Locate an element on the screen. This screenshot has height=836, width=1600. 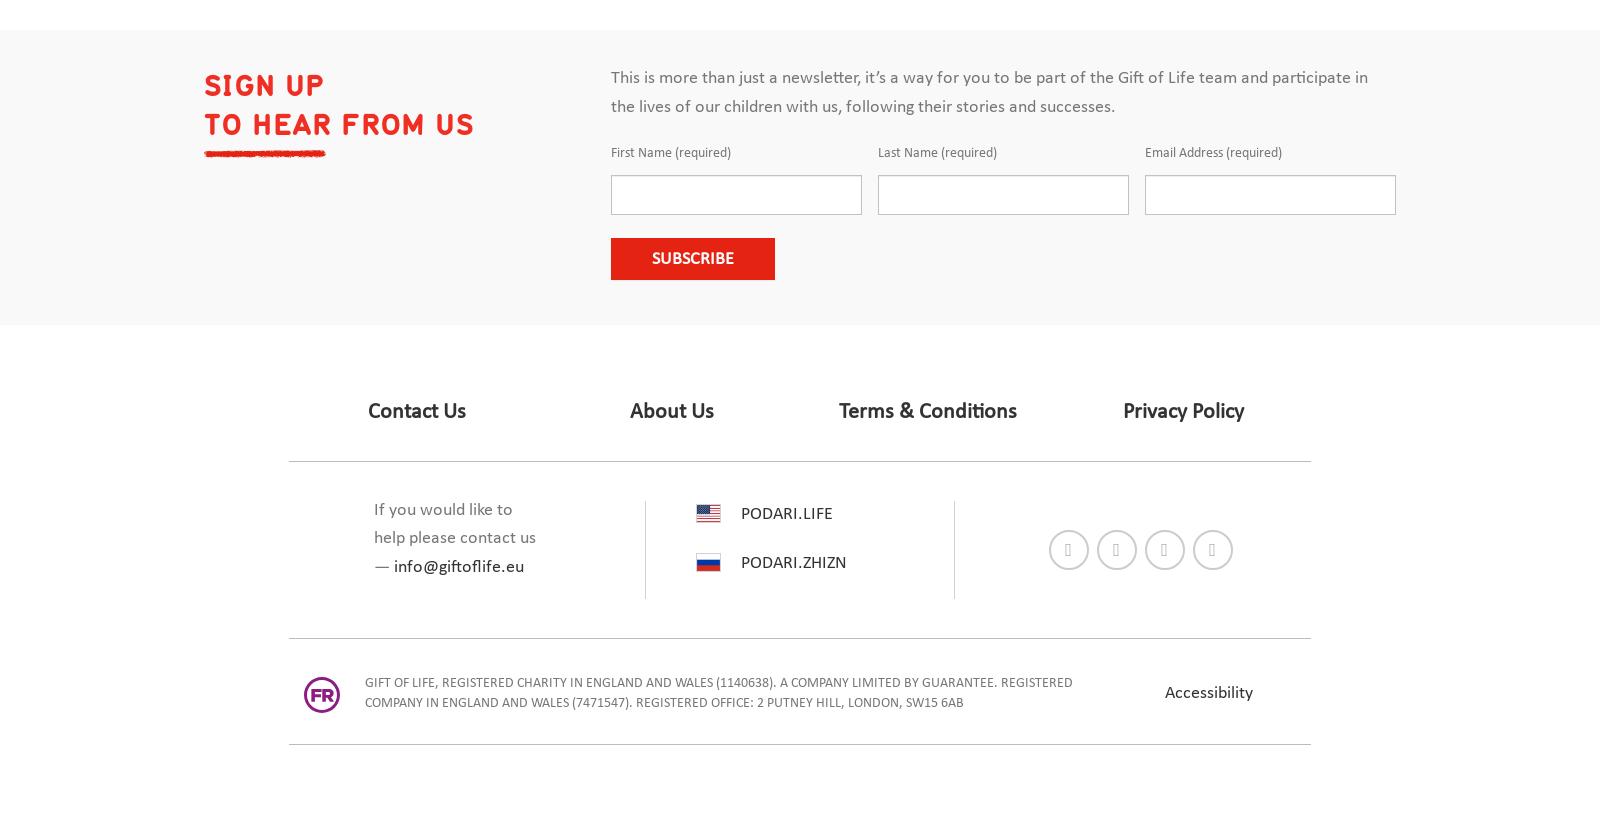
'PODARI.LIFE' is located at coordinates (786, 514).